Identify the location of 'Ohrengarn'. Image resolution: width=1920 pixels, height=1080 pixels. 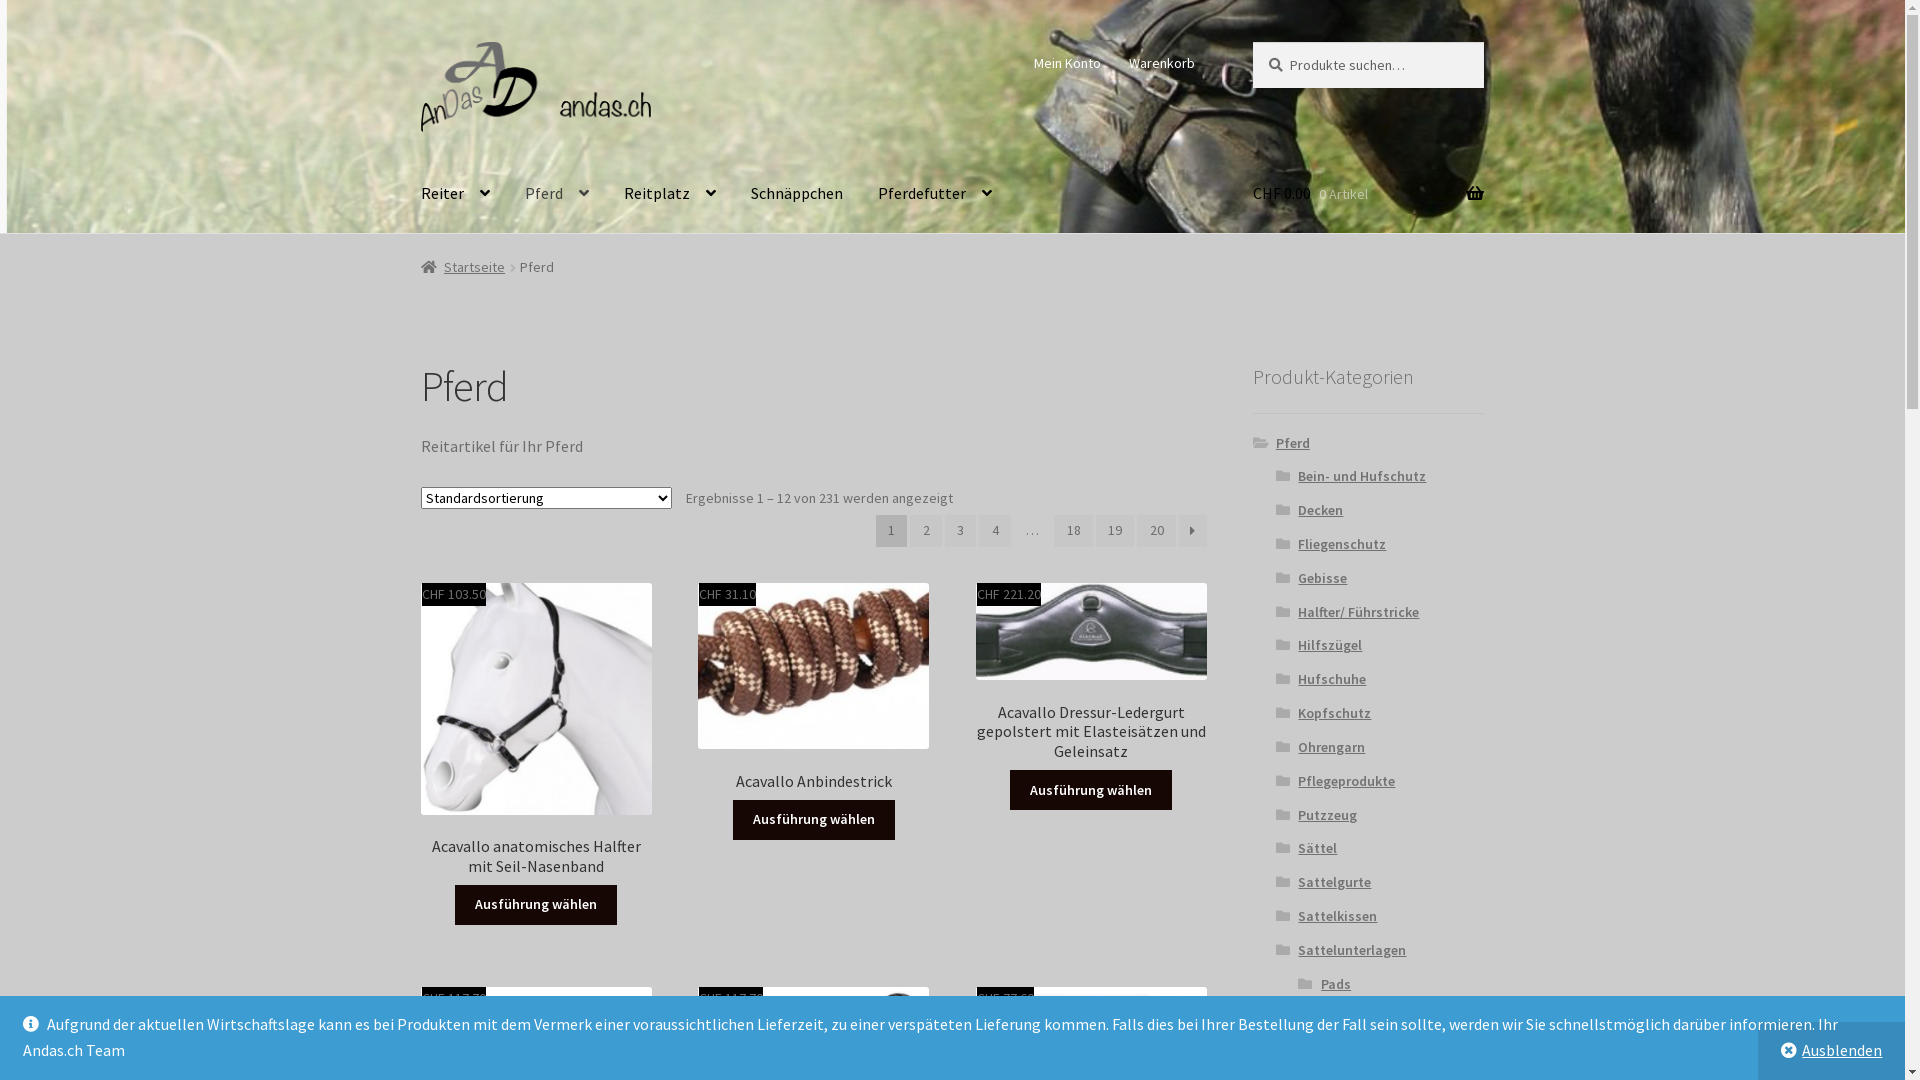
(1331, 747).